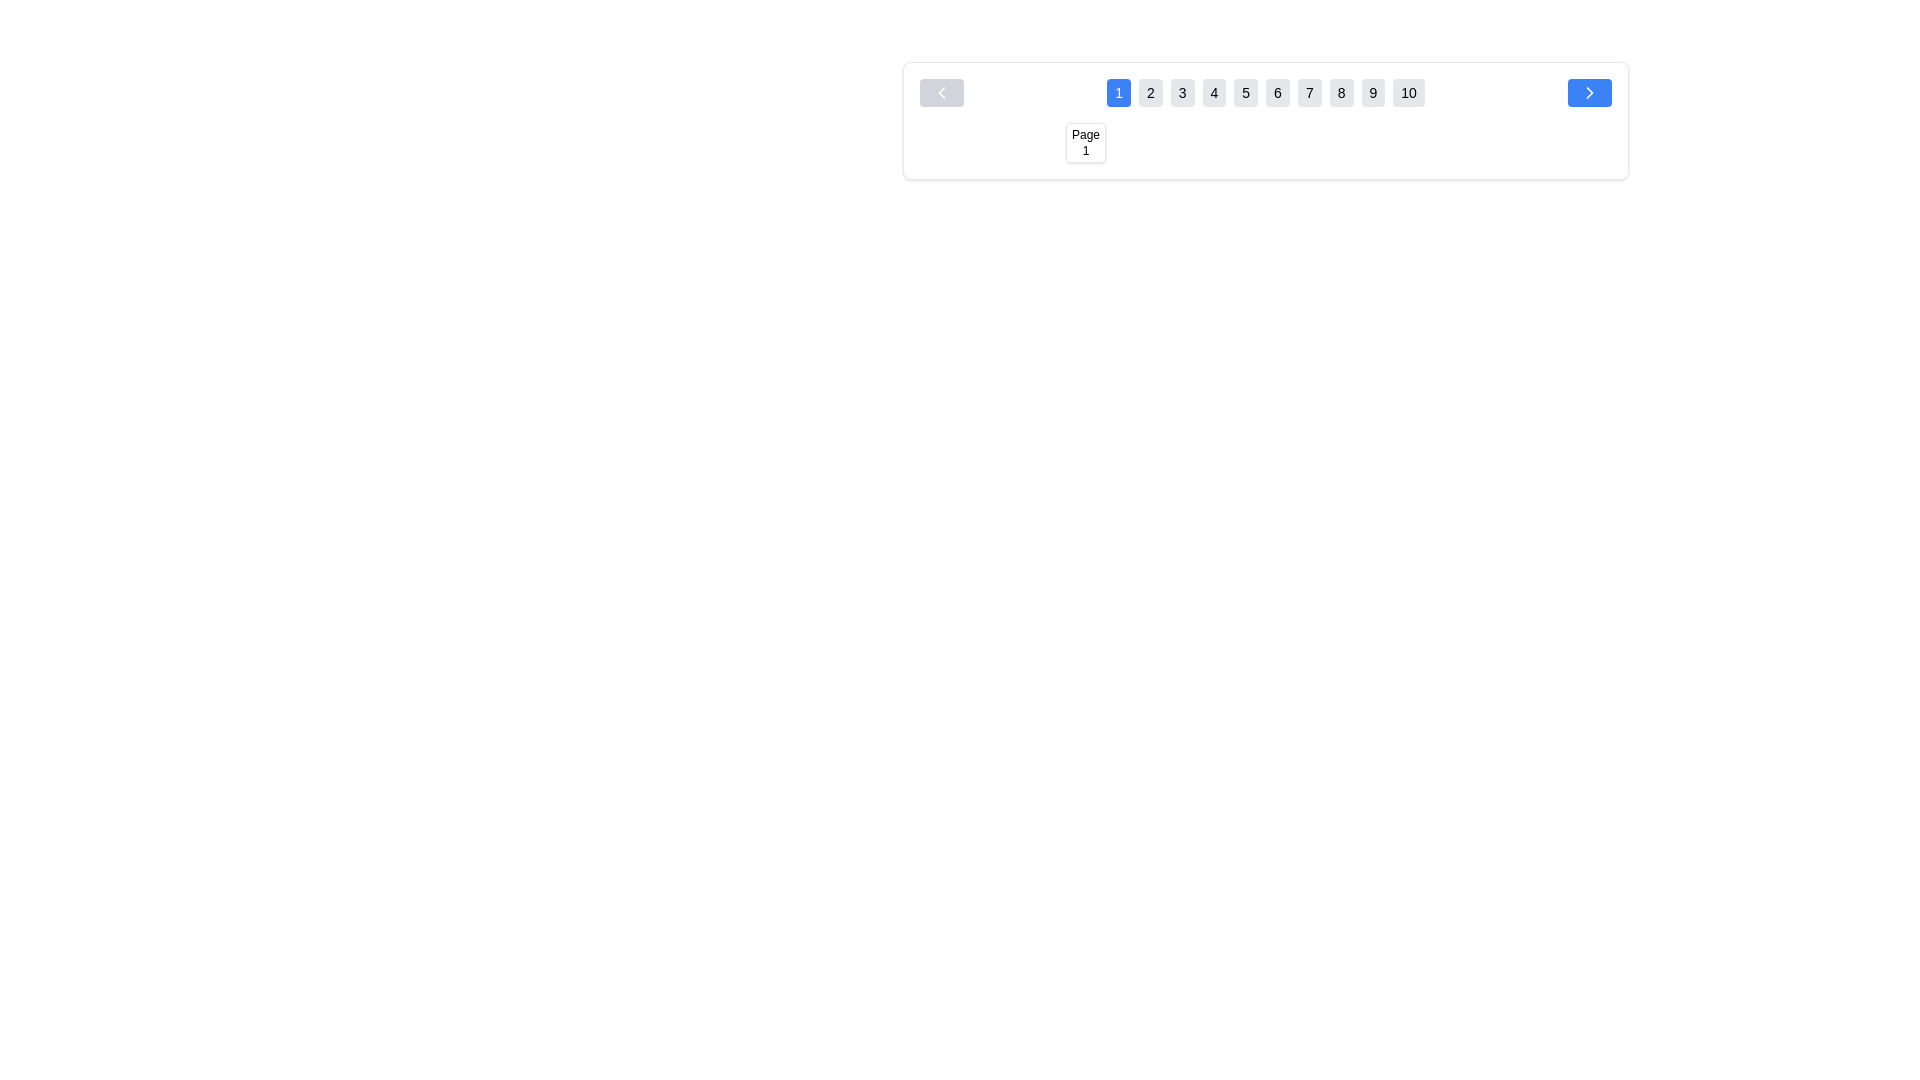 This screenshot has width=1920, height=1080. Describe the element at coordinates (940, 92) in the screenshot. I see `the navigation button located at the leftmost side of the pagination toolbar` at that location.